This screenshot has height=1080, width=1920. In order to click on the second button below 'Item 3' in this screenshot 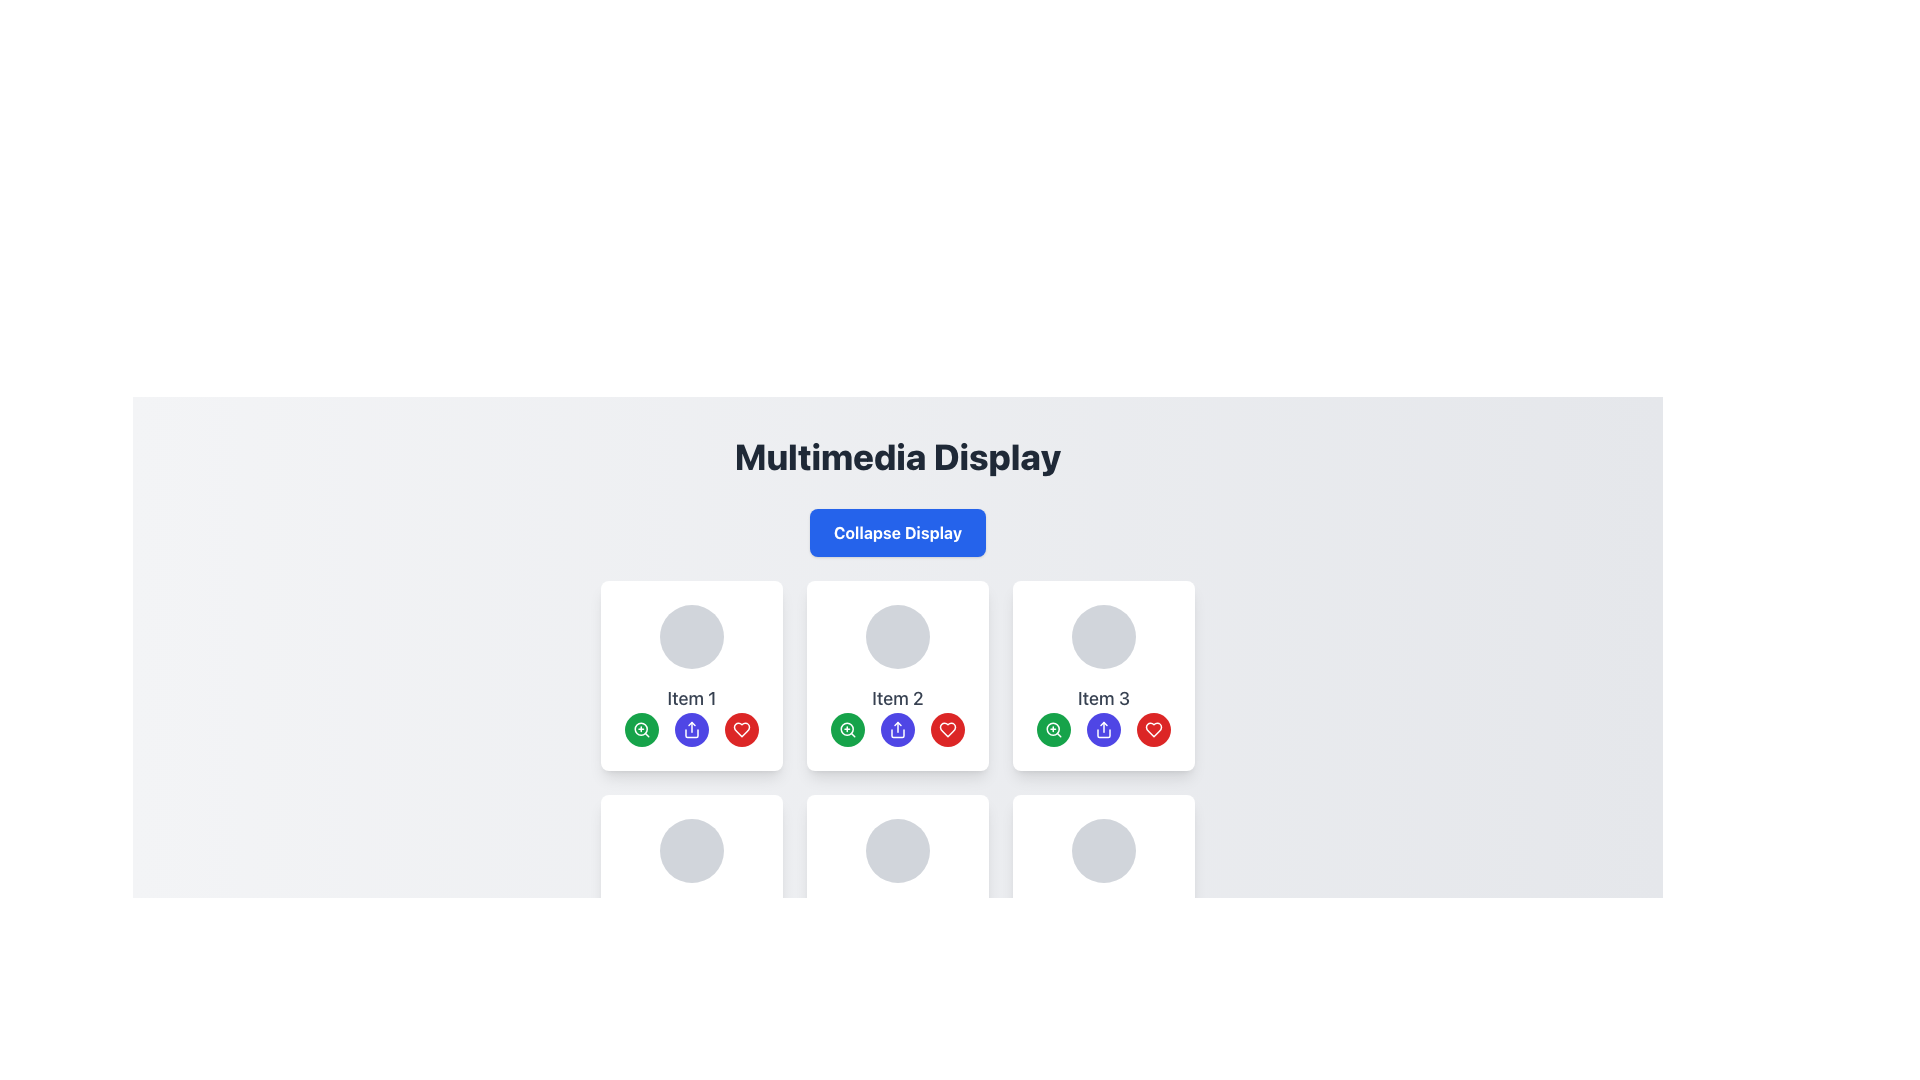, I will do `click(1103, 729)`.